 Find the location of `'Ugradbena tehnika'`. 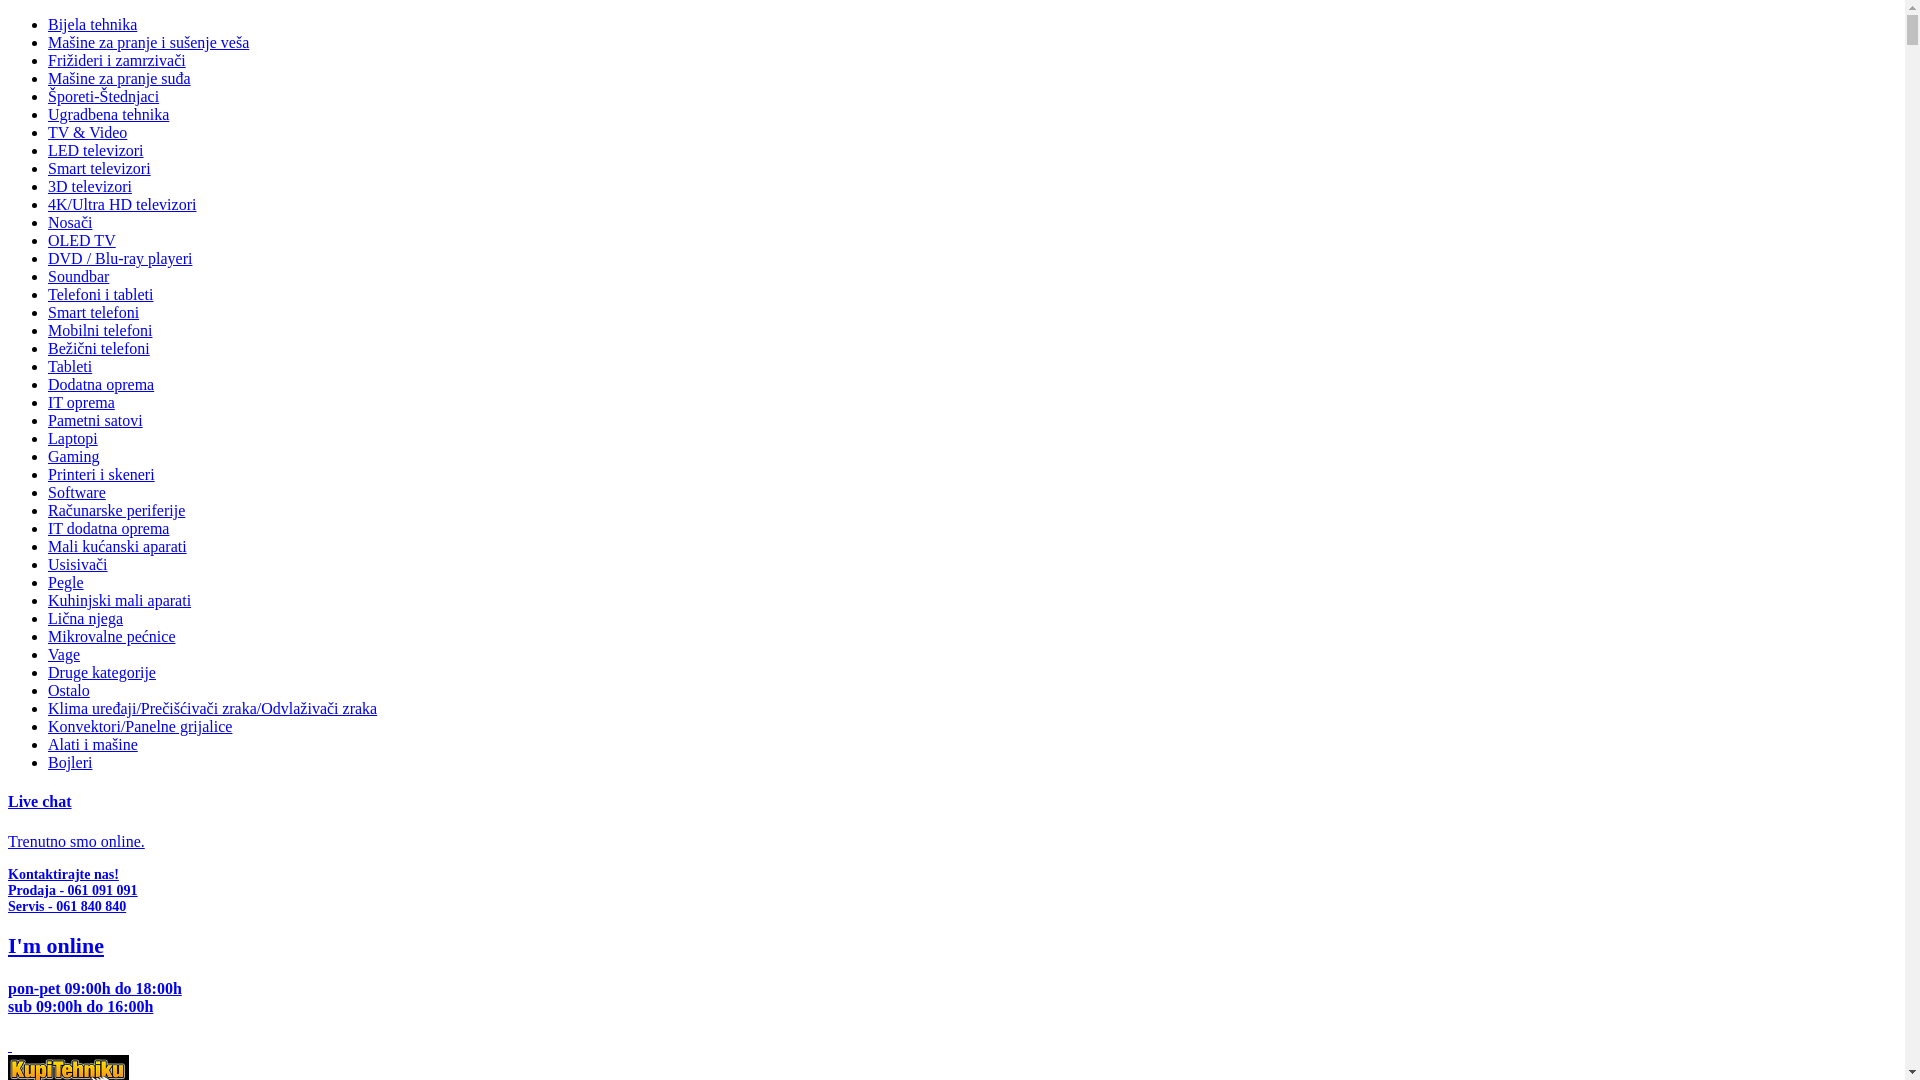

'Ugradbena tehnika' is located at coordinates (48, 114).